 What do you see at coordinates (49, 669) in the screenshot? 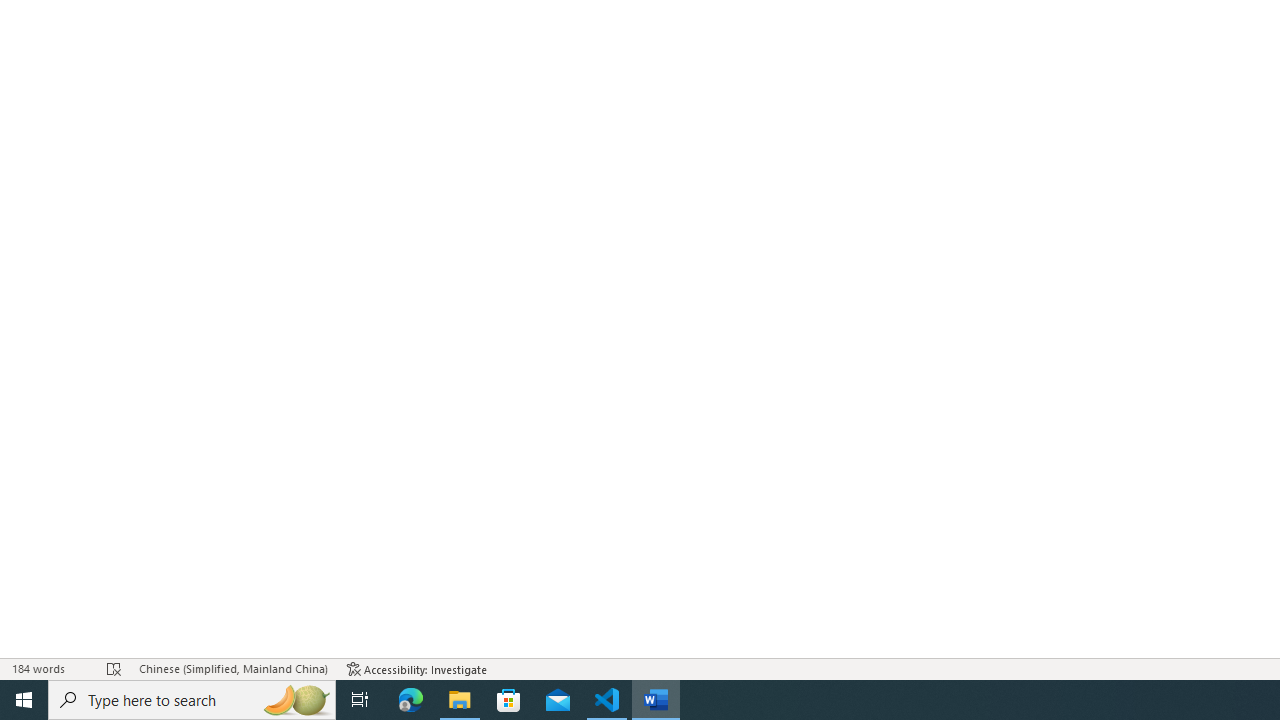
I see `'Word Count 184 words'` at bounding box center [49, 669].